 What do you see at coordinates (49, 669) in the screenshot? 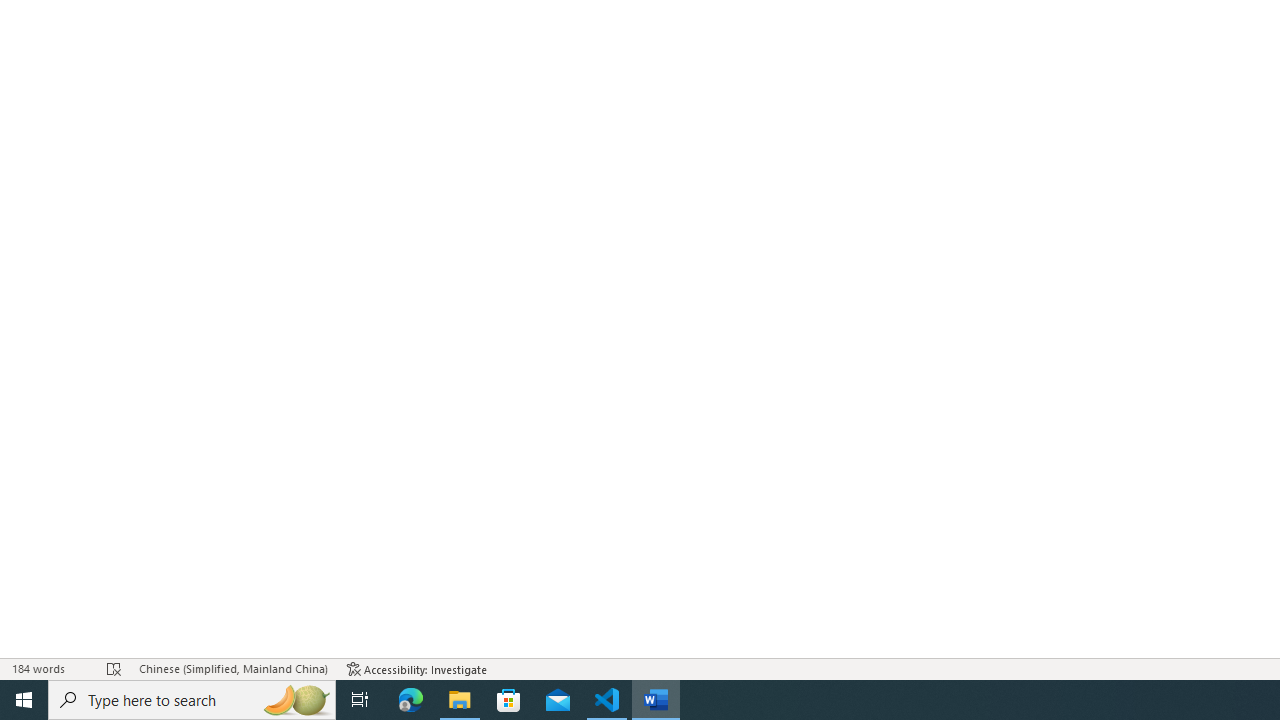
I see `'Word Count 184 words'` at bounding box center [49, 669].